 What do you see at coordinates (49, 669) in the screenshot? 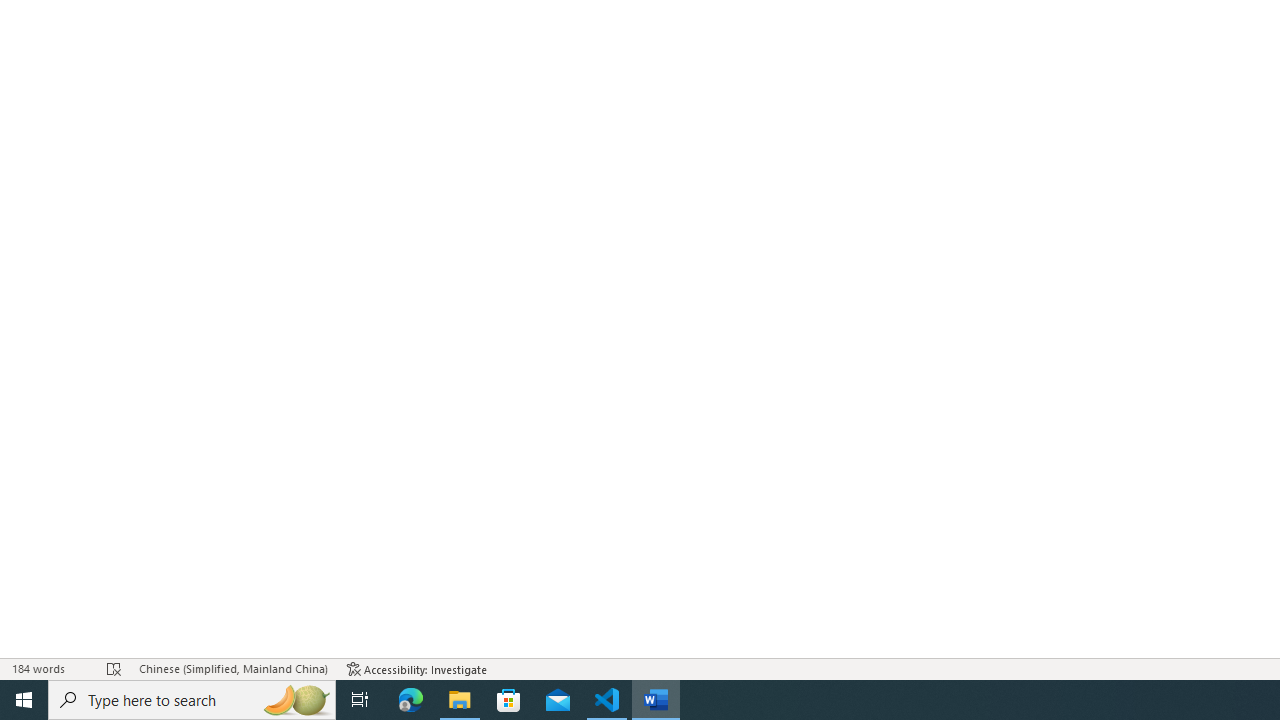
I see `'Word Count 184 words'` at bounding box center [49, 669].